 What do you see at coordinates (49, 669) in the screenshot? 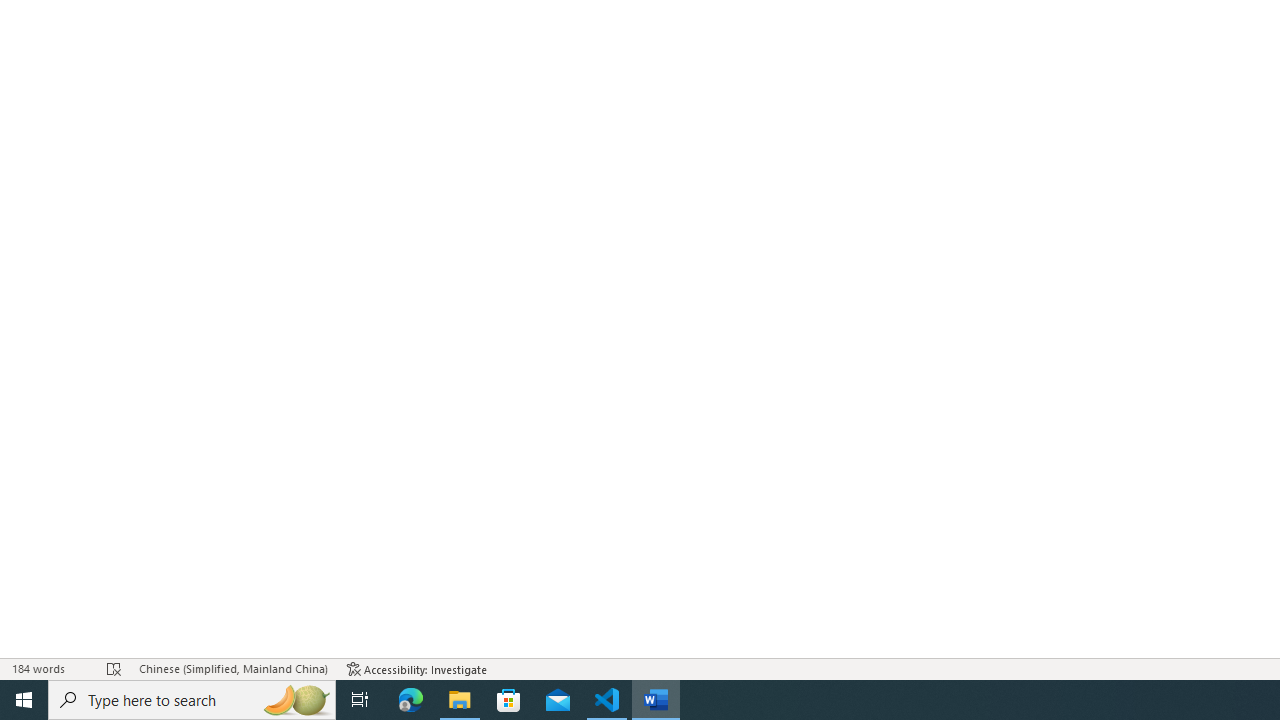
I see `'Word Count 184 words'` at bounding box center [49, 669].